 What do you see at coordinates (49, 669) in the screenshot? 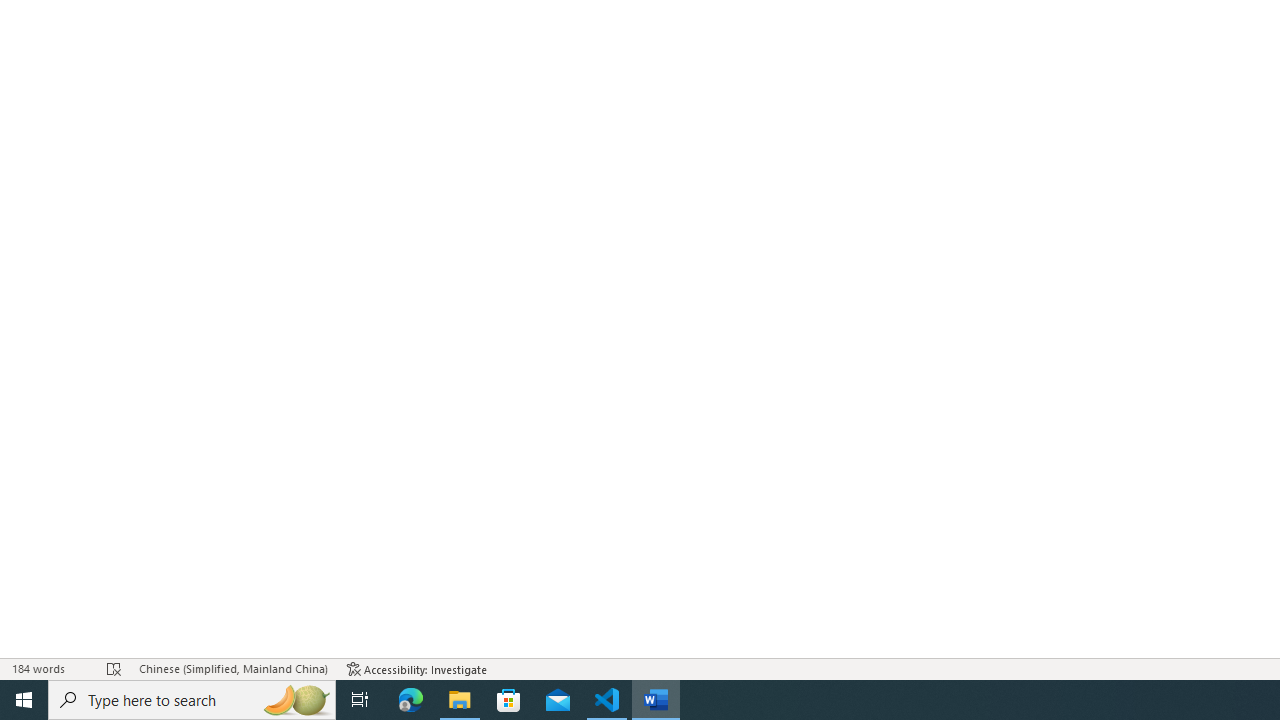
I see `'Word Count 184 words'` at bounding box center [49, 669].